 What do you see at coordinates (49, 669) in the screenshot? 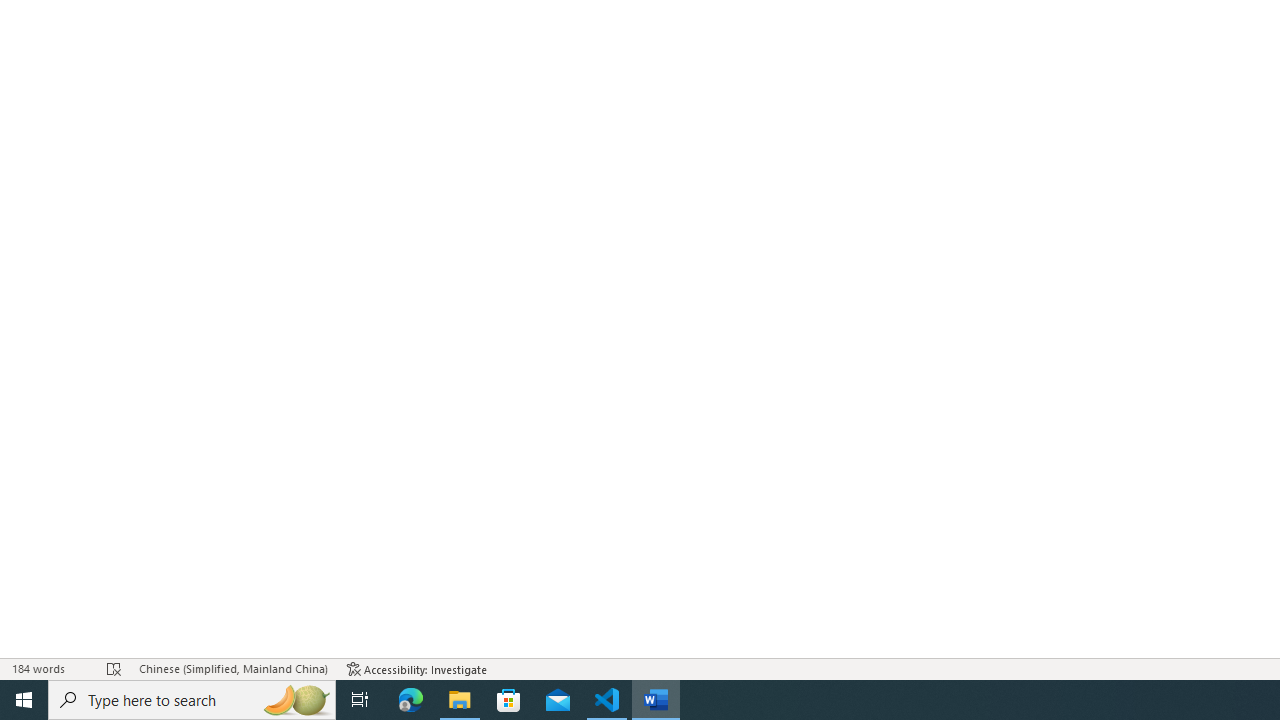
I see `'Word Count 184 words'` at bounding box center [49, 669].